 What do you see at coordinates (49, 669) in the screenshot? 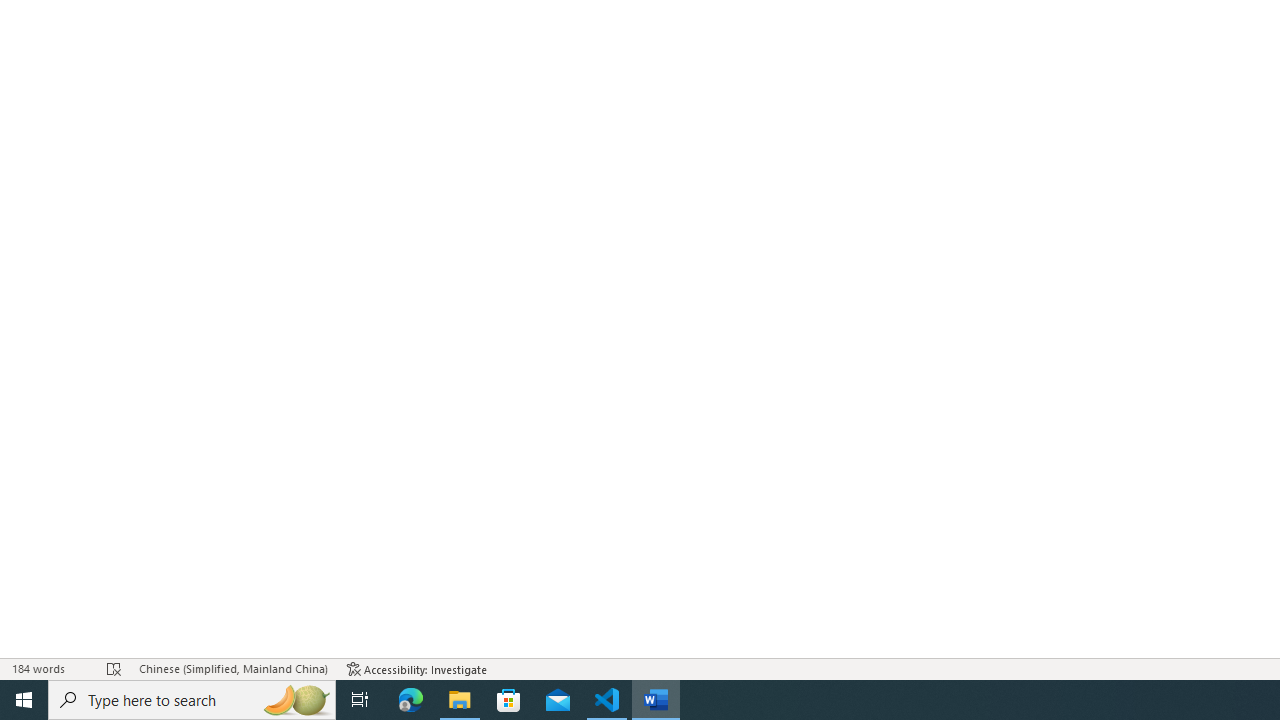
I see `'Word Count 184 words'` at bounding box center [49, 669].